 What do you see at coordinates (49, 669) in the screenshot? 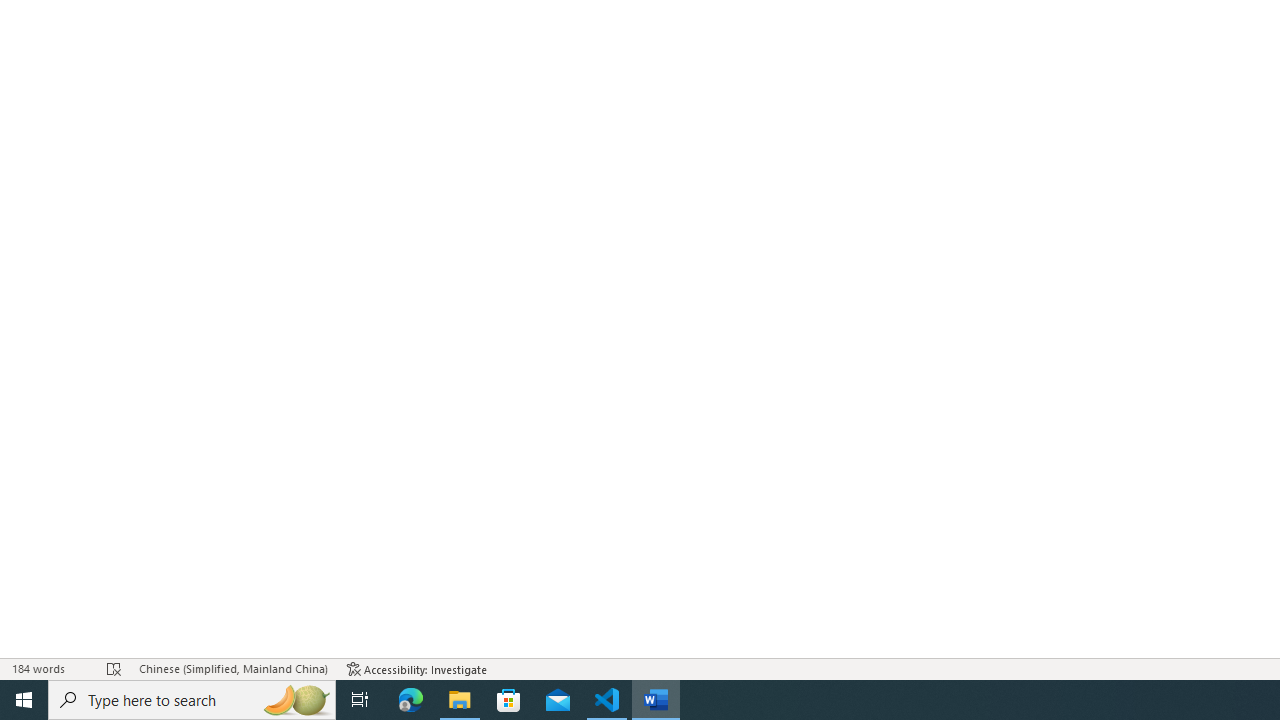
I see `'Word Count 184 words'` at bounding box center [49, 669].